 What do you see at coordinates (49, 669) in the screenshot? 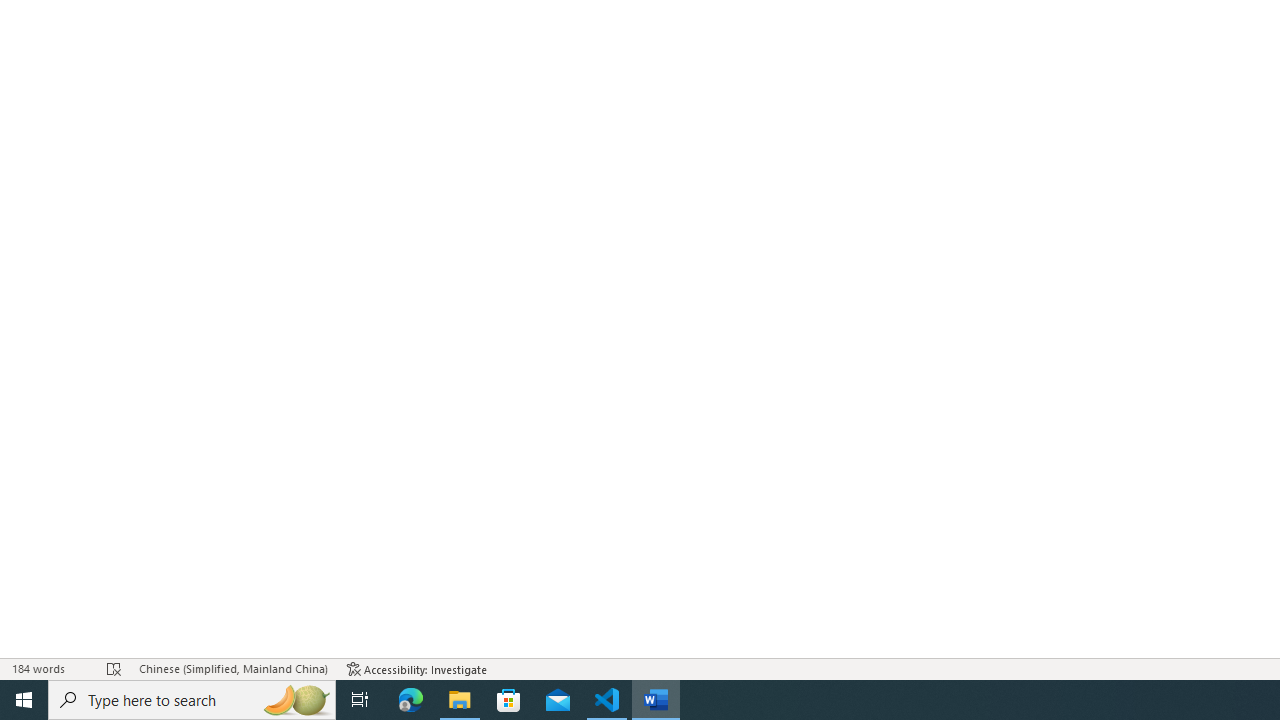
I see `'Word Count 184 words'` at bounding box center [49, 669].